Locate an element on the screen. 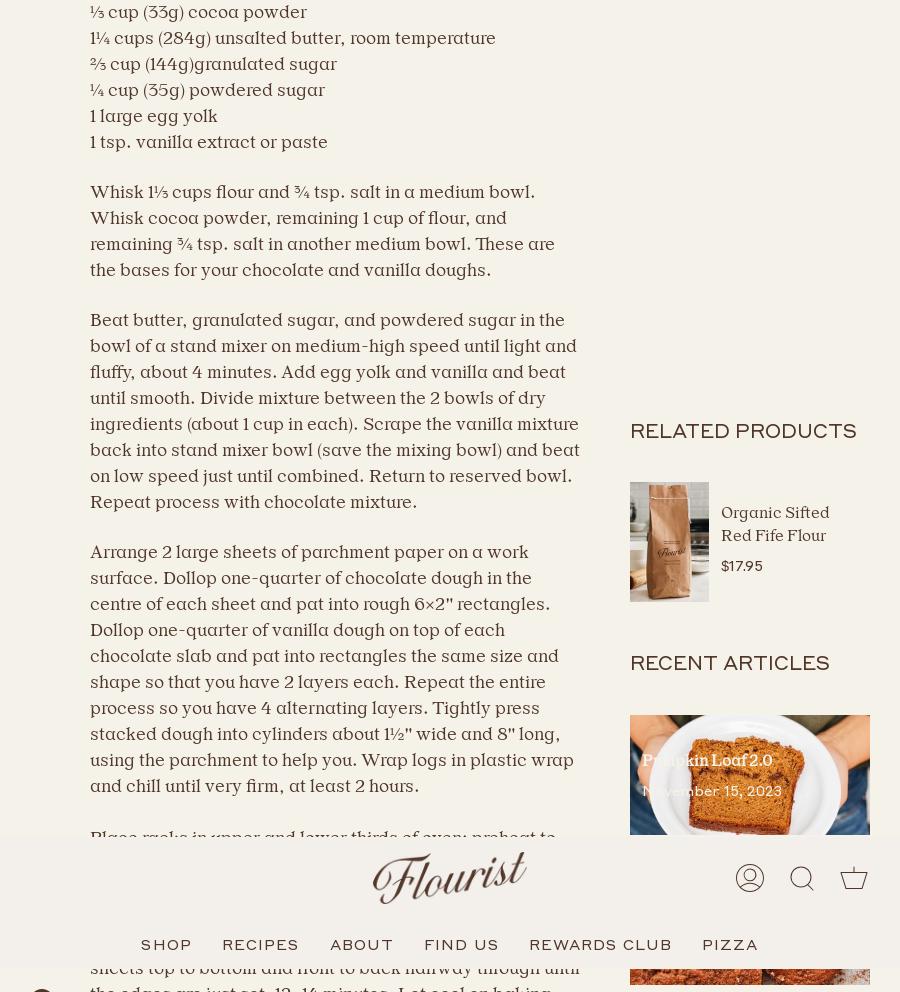  'USD $' is located at coordinates (60, 949).